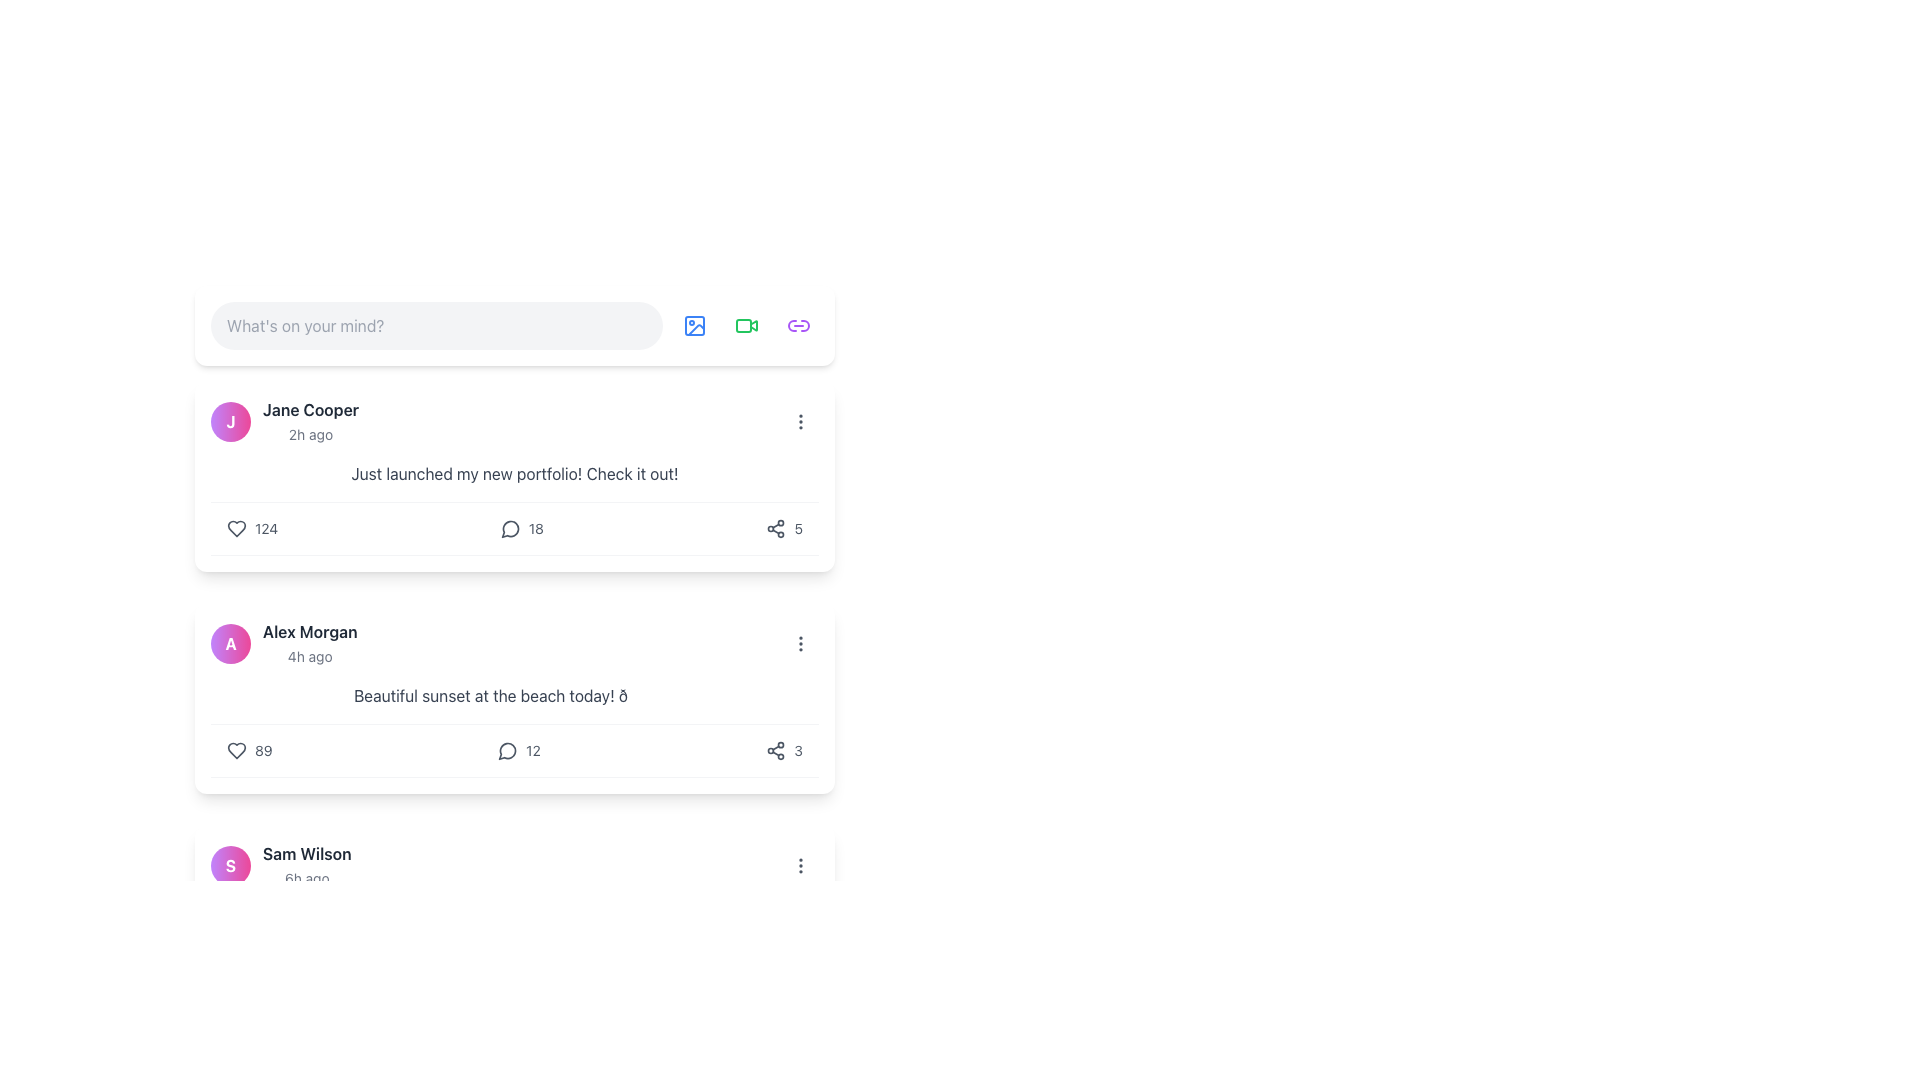  What do you see at coordinates (801, 420) in the screenshot?
I see `the icon button representing a vertical ellipsis located at the upper-right corner of Jane Cooper's post` at bounding box center [801, 420].